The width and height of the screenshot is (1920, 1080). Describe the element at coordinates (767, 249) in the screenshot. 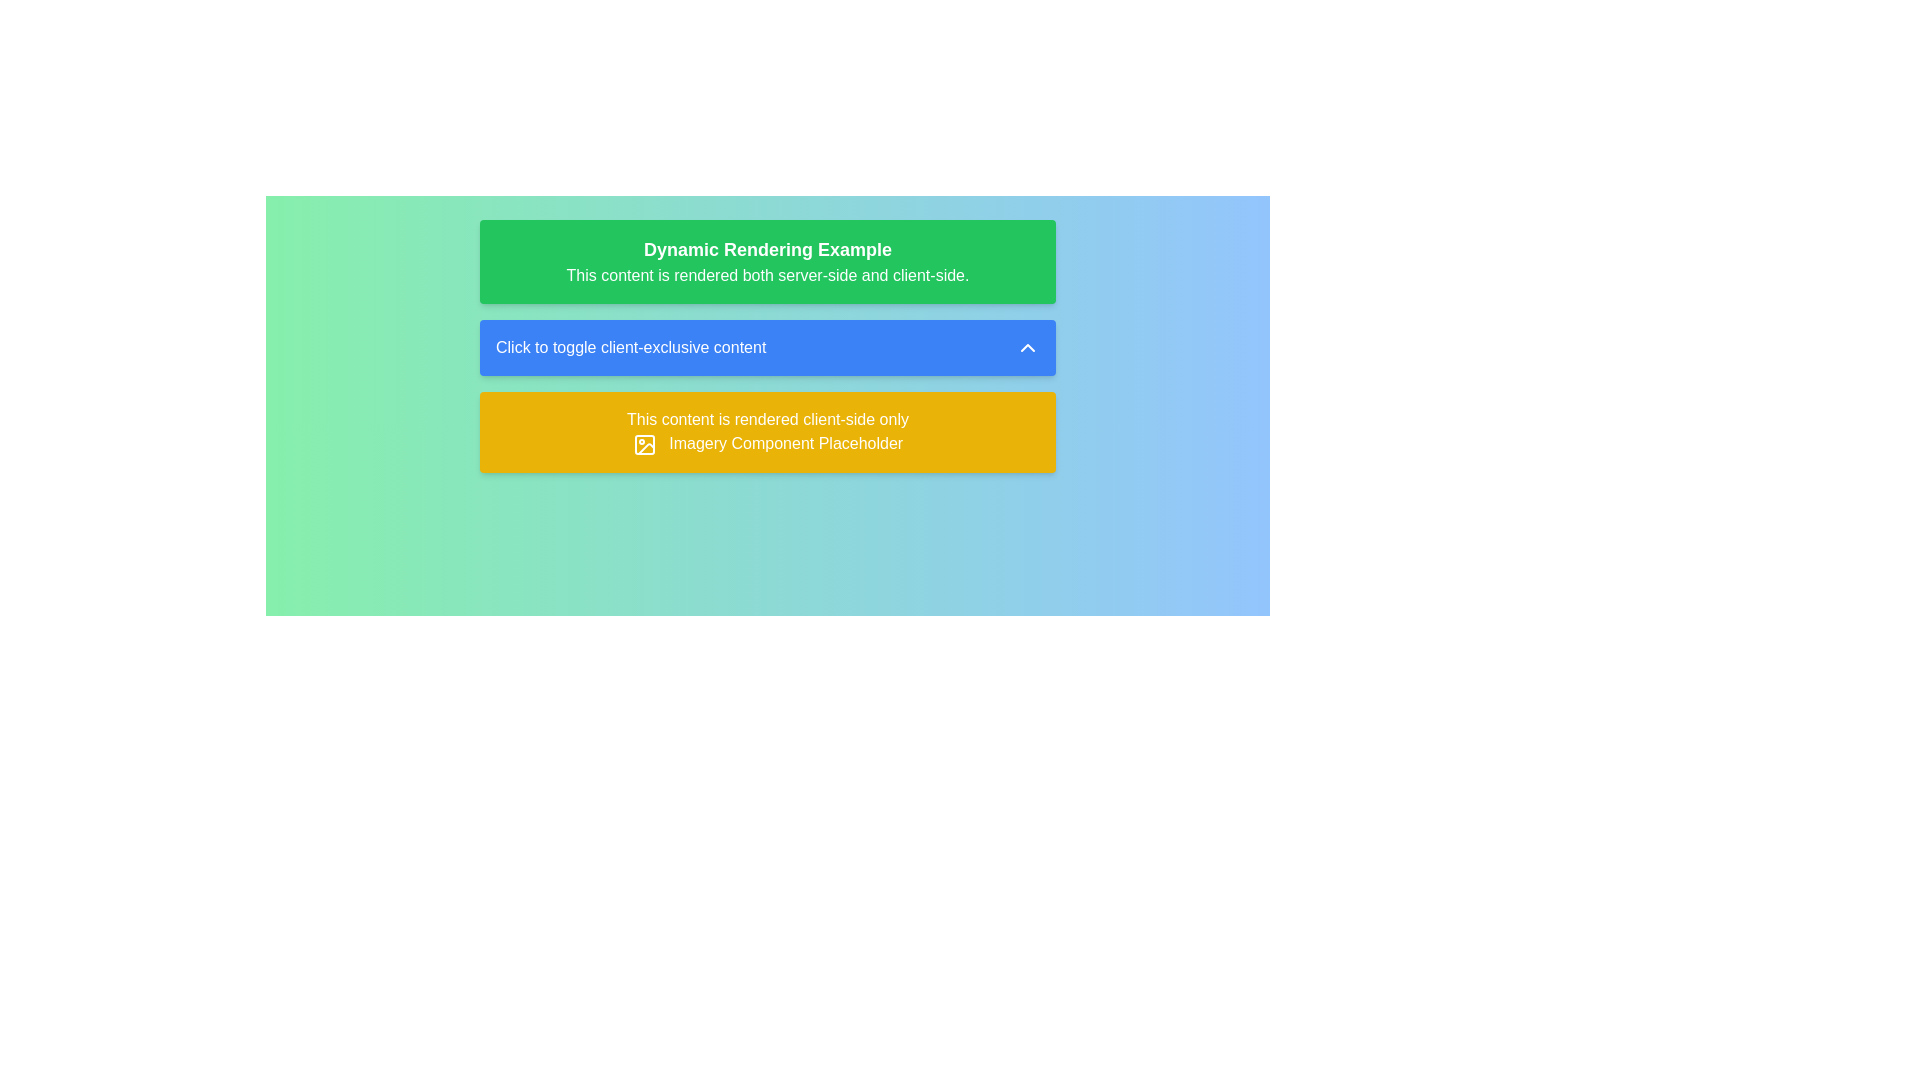

I see `the bold text labeled 'Dynamic Rendering Example', which is styled with a larger font size and white color, located on a green rectangle background near the top of the interface` at that location.